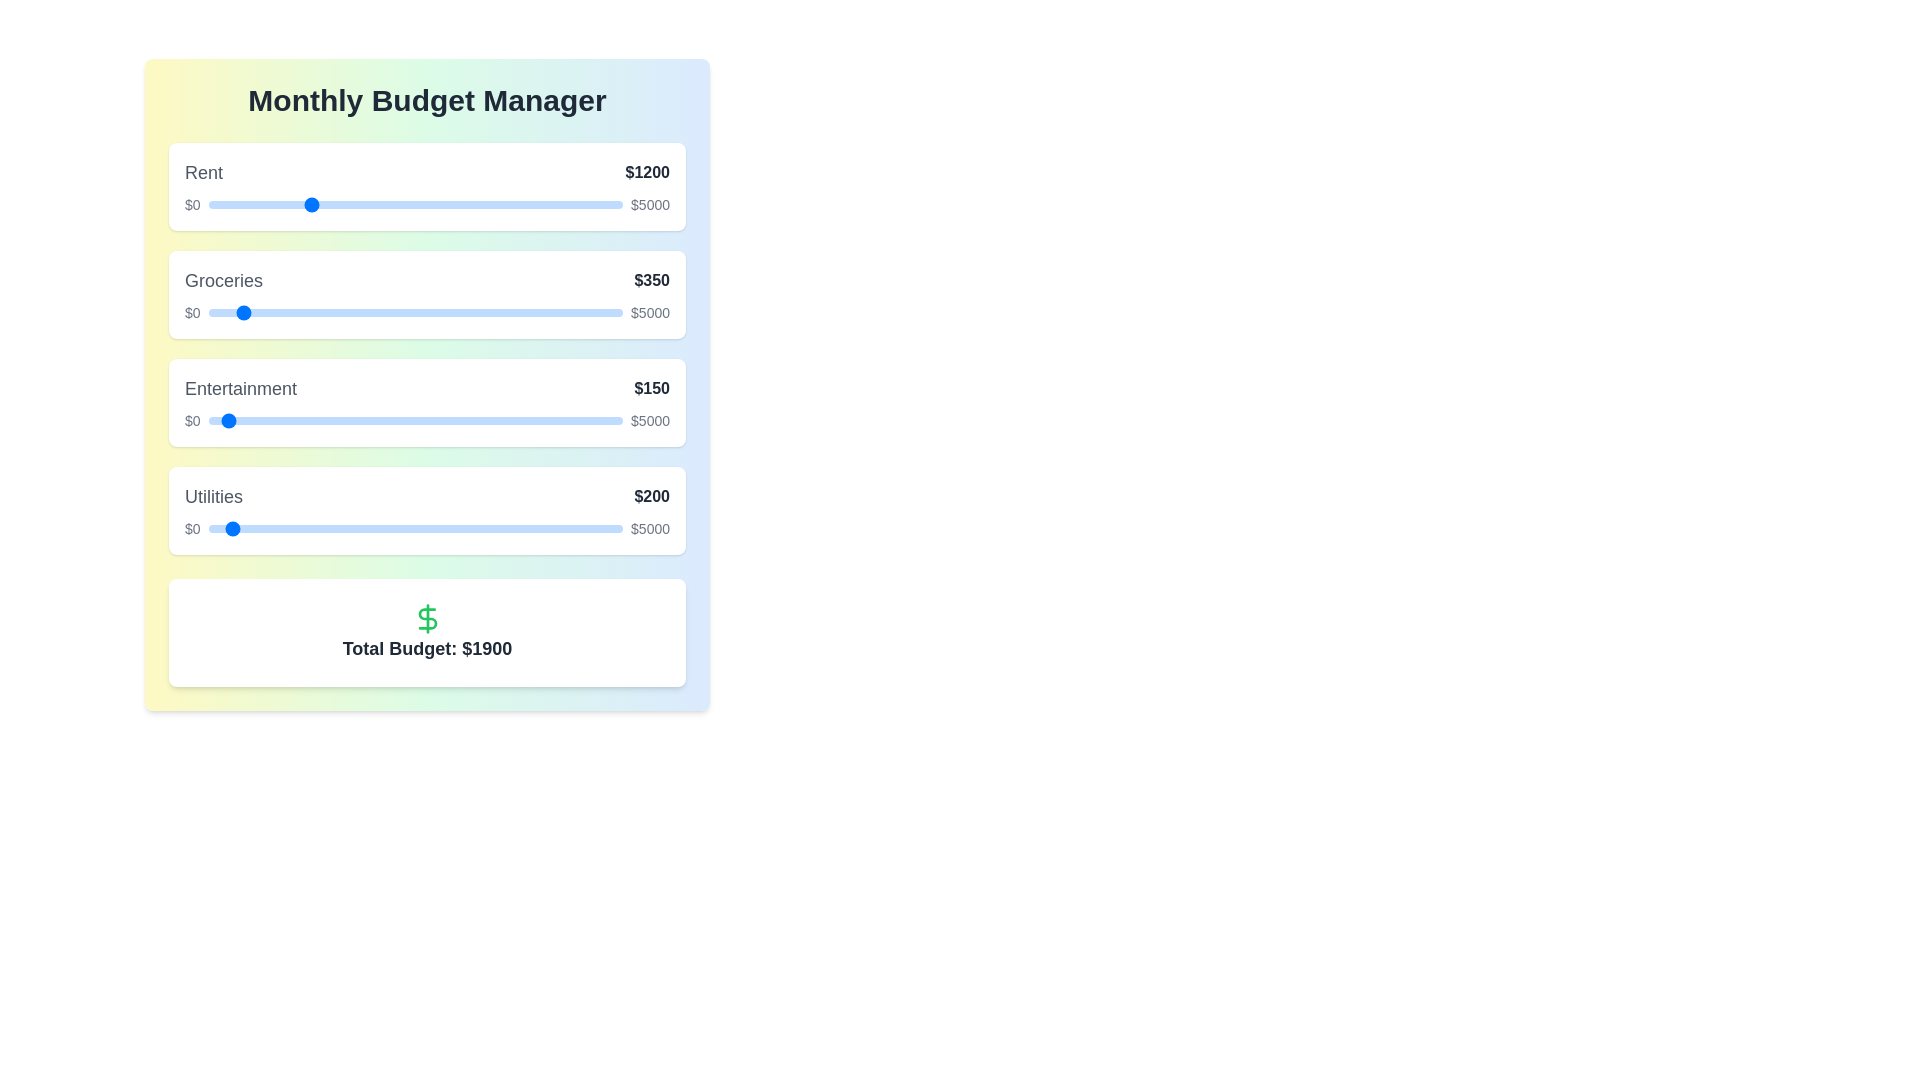 The height and width of the screenshot is (1080, 1920). Describe the element at coordinates (434, 527) in the screenshot. I see `the 'Utilities' slider` at that location.